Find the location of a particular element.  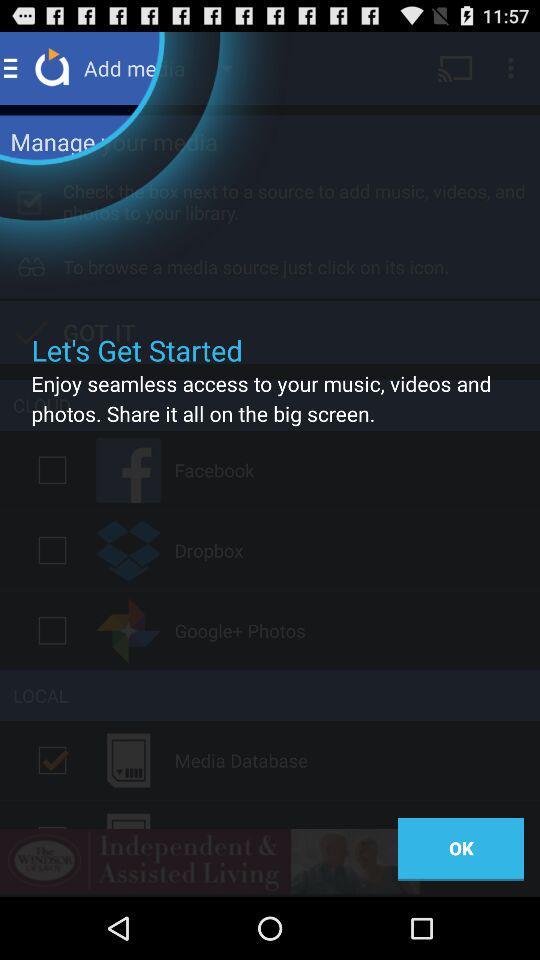

this app is located at coordinates (52, 470).